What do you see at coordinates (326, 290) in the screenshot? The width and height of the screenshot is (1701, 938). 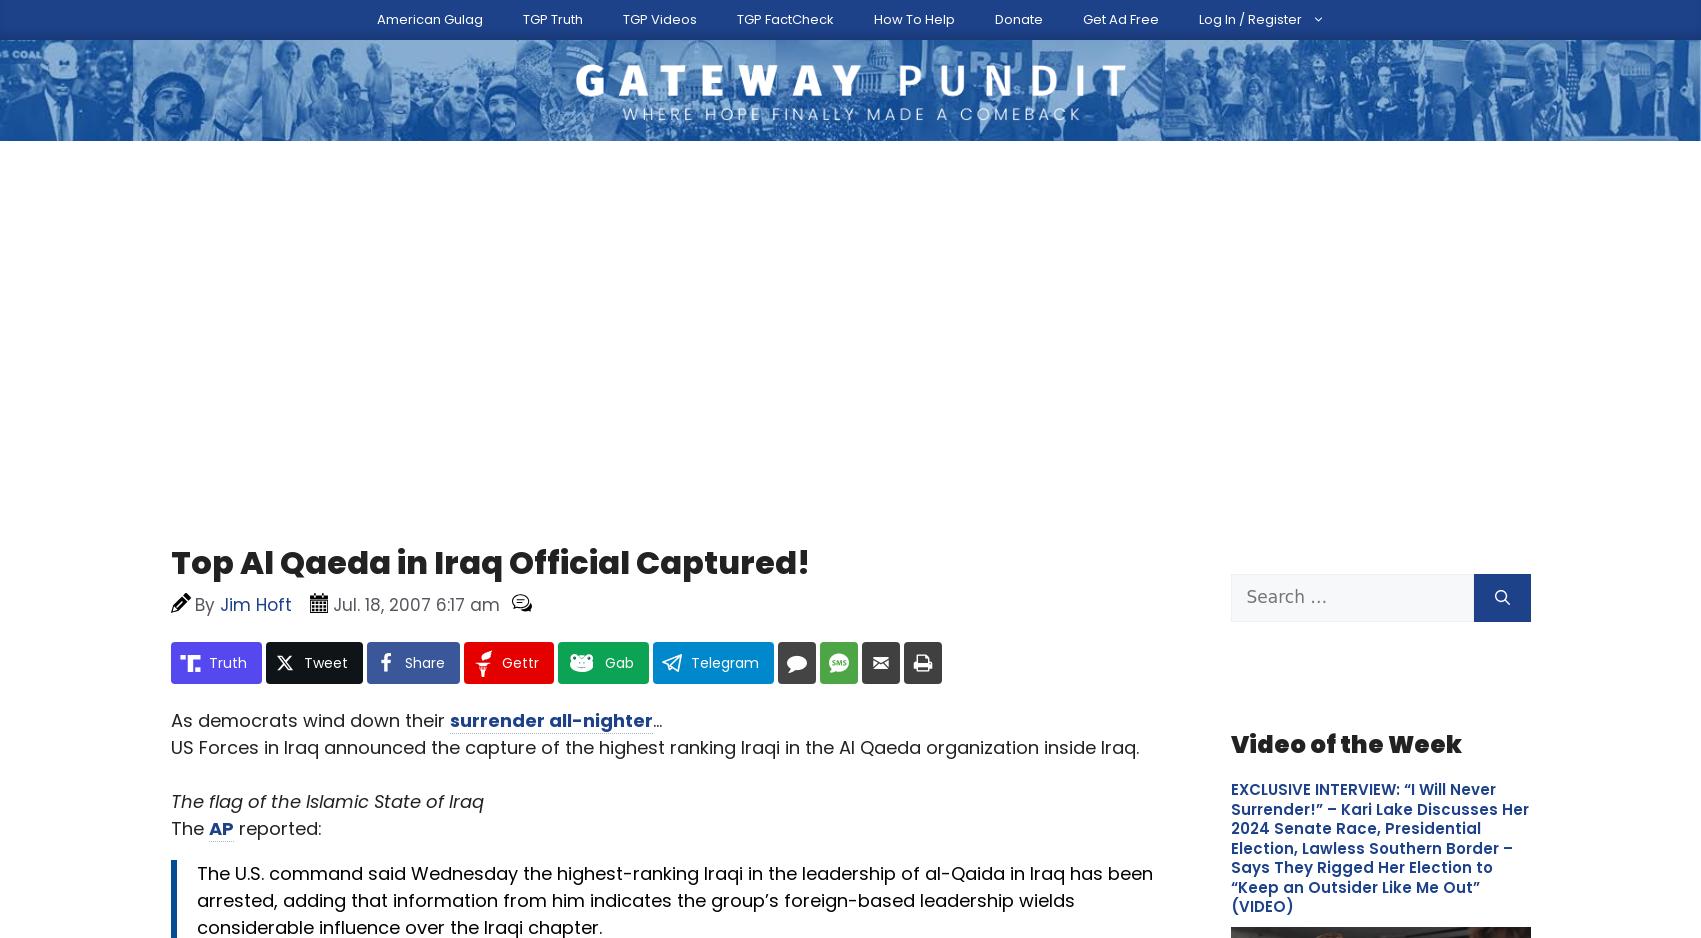 I see `'The New Normal of Selling a Home Today'` at bounding box center [326, 290].